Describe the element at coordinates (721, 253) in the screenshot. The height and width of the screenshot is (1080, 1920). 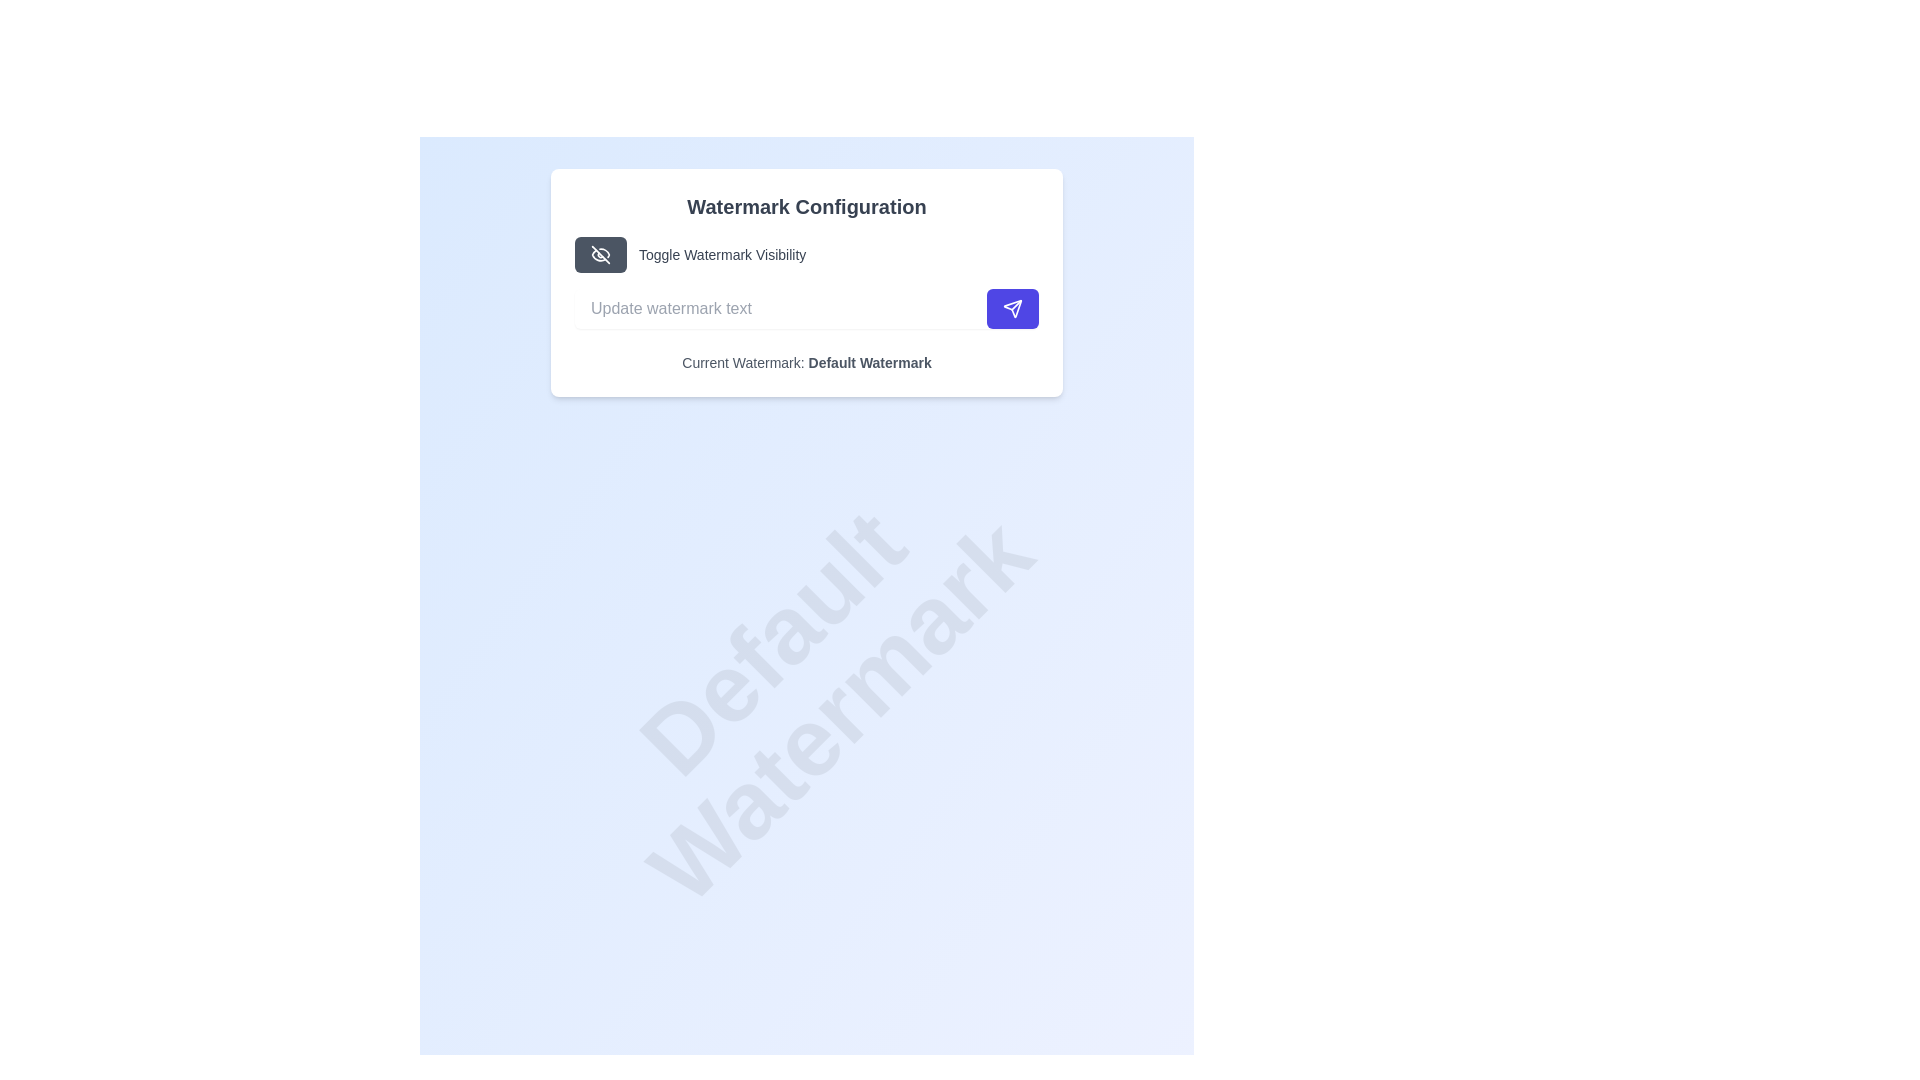
I see `the Text label that describes the adjacent toggle button for the watermark visibility in the 'Watermark Configuration' panel` at that location.